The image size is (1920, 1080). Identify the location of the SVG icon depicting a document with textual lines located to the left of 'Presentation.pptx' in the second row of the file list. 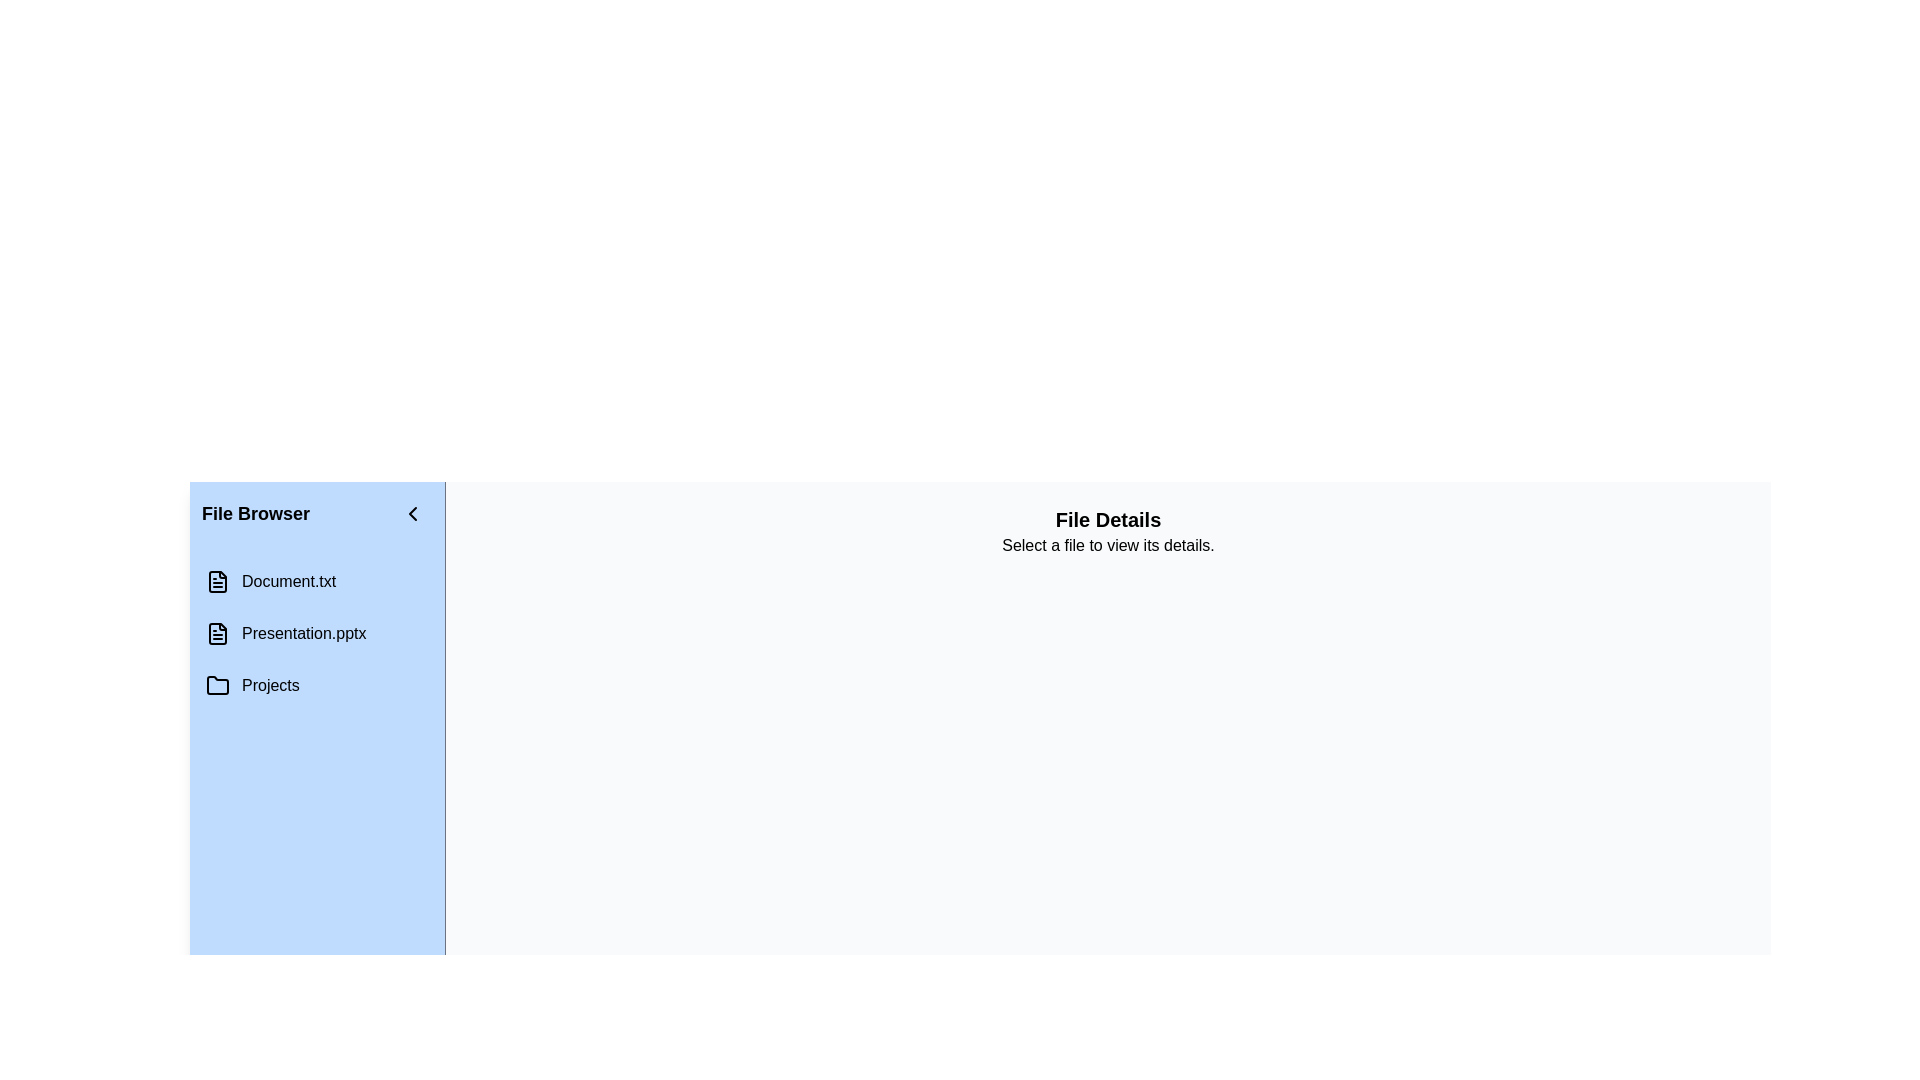
(217, 633).